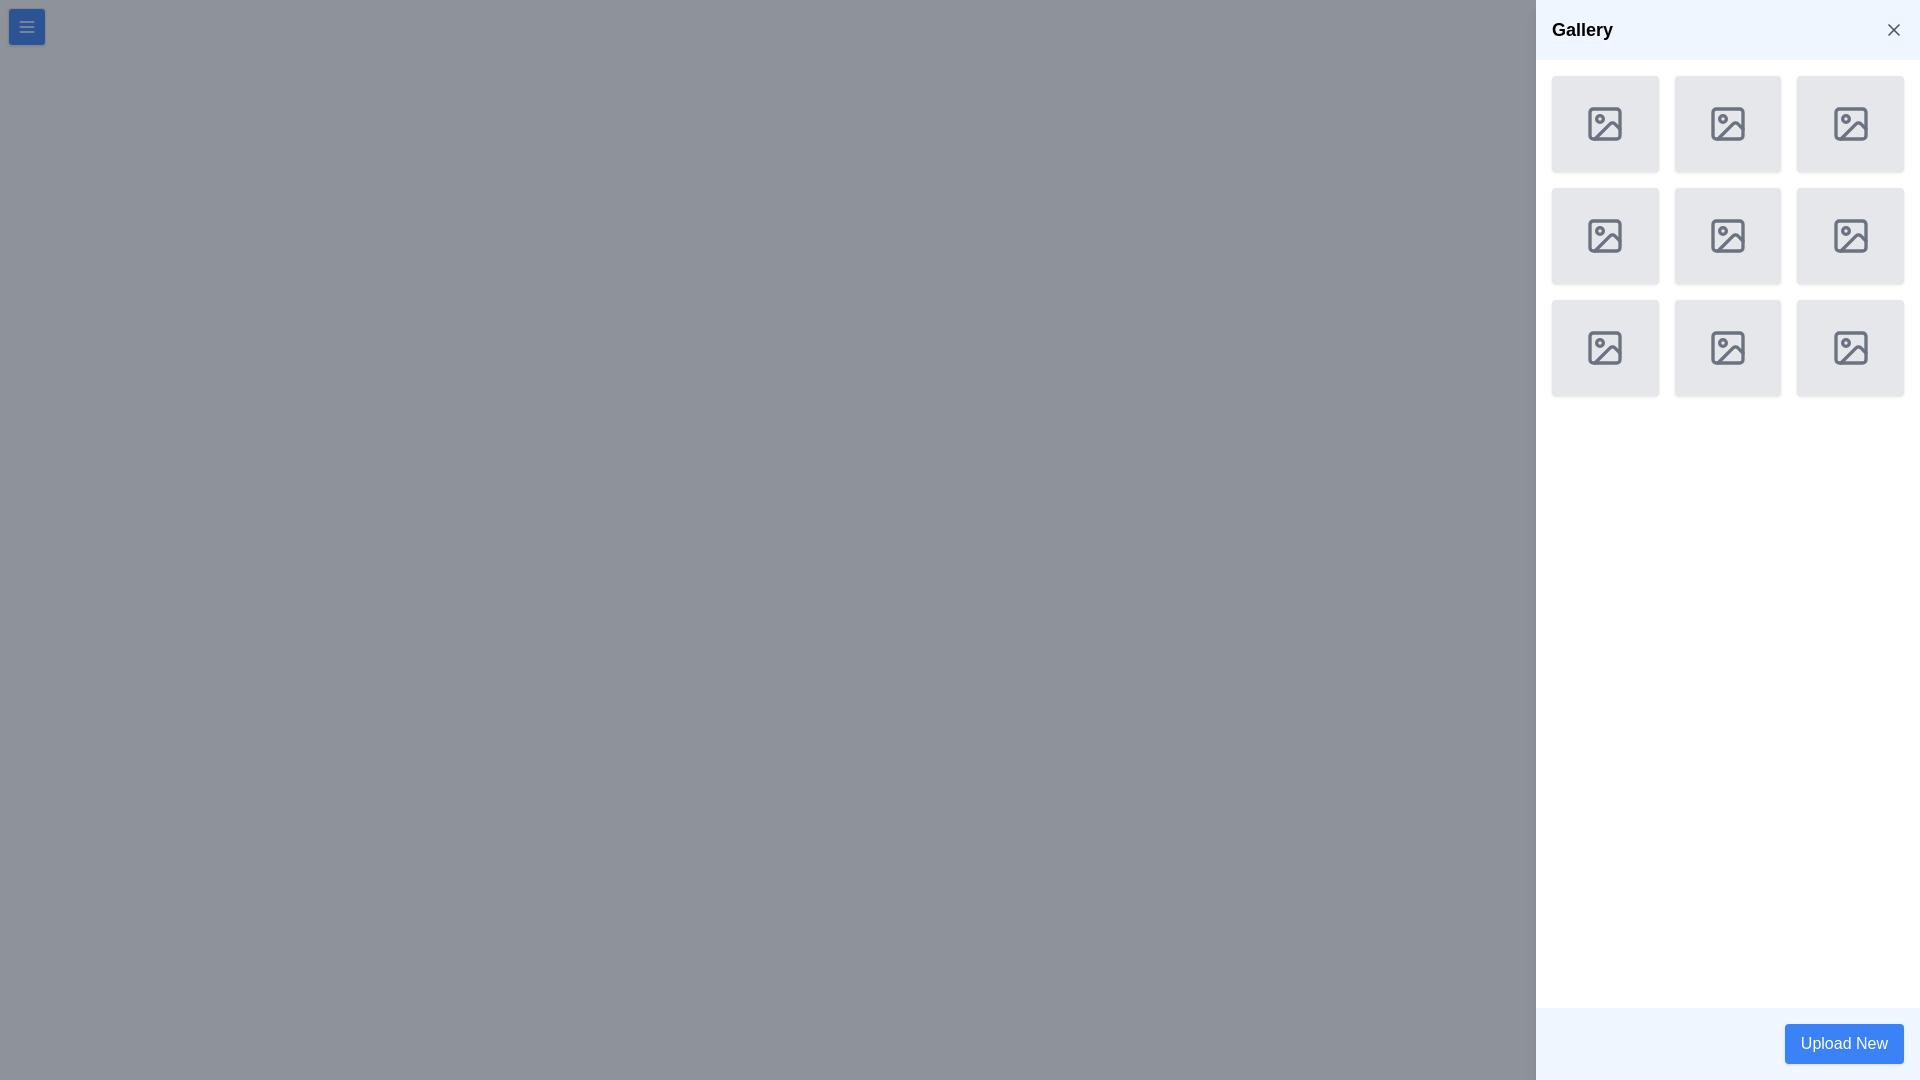 The image size is (1920, 1080). What do you see at coordinates (1605, 346) in the screenshot?
I see `the first item in the last row of the 3-column grid layout on the right-side panel` at bounding box center [1605, 346].